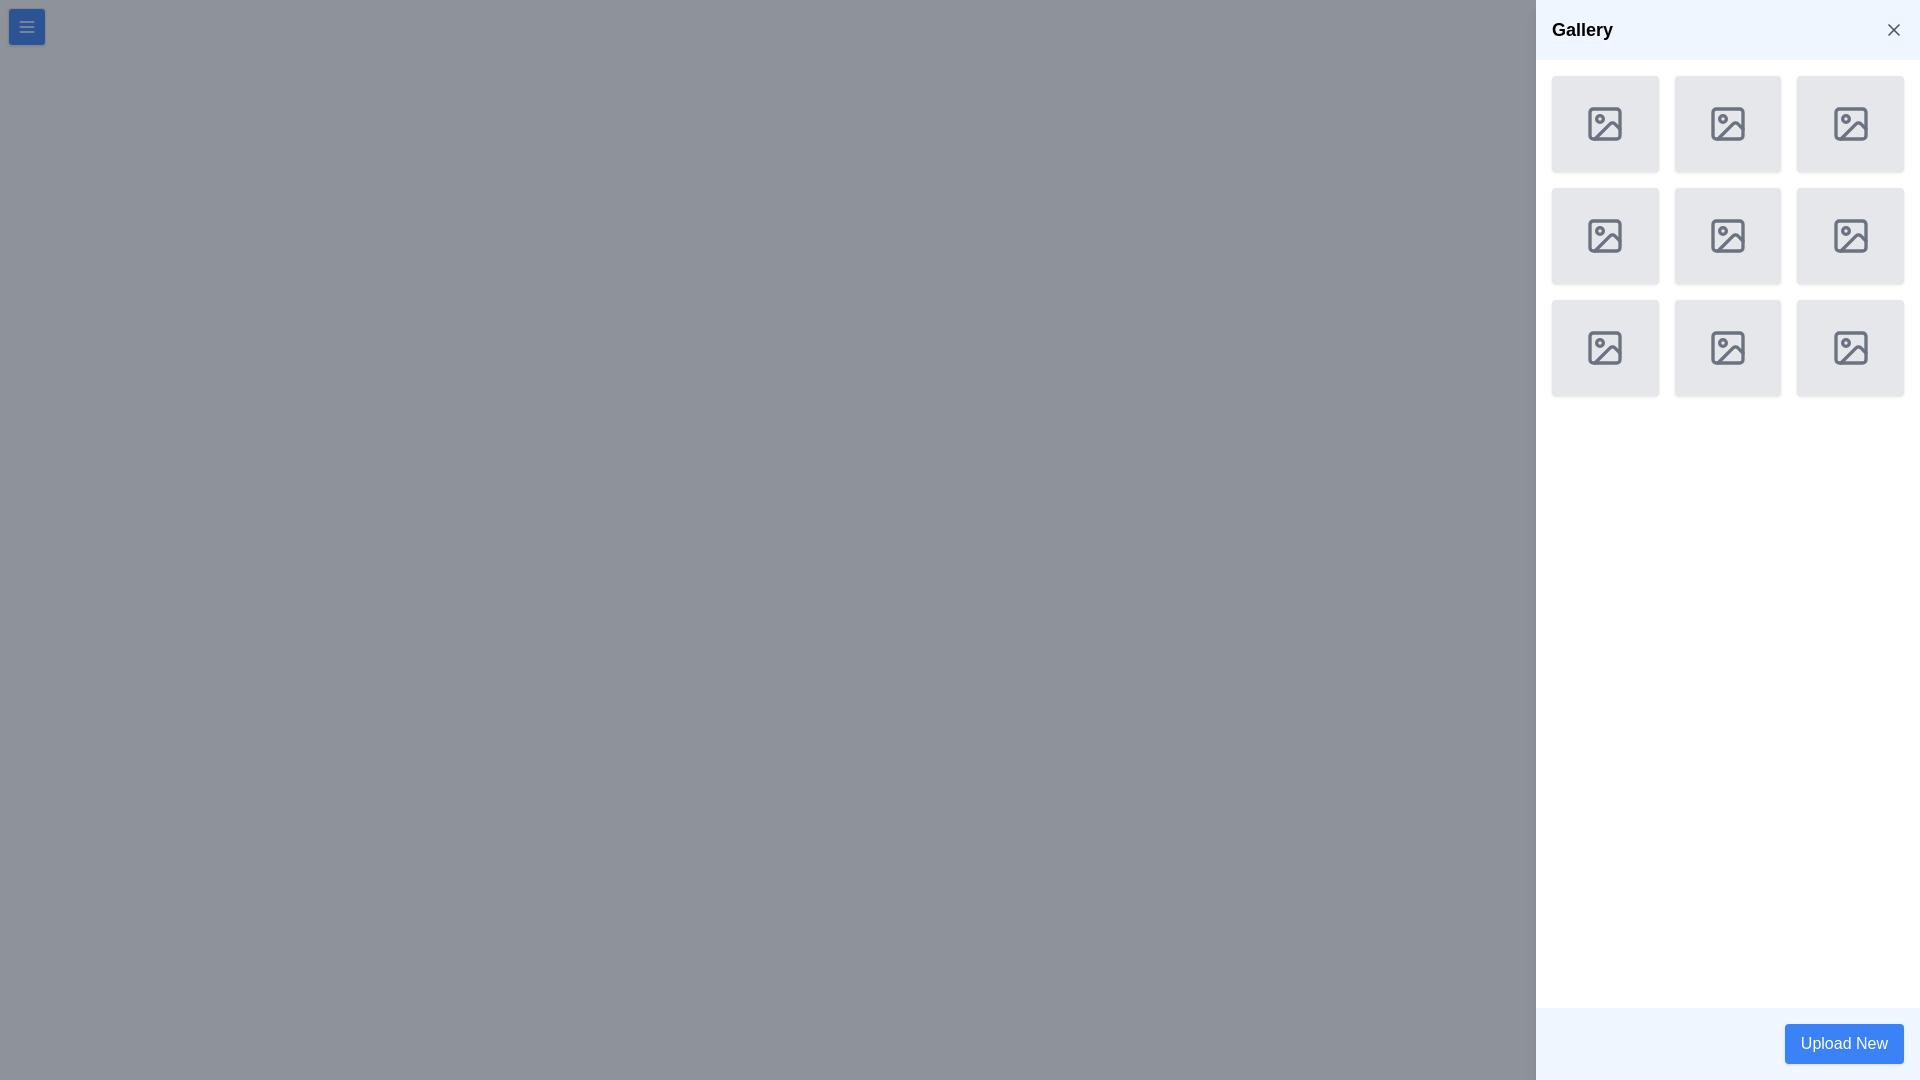 The image size is (1920, 1080). What do you see at coordinates (1605, 346) in the screenshot?
I see `the first item in the last row of the 3-column grid layout on the right-side panel` at bounding box center [1605, 346].